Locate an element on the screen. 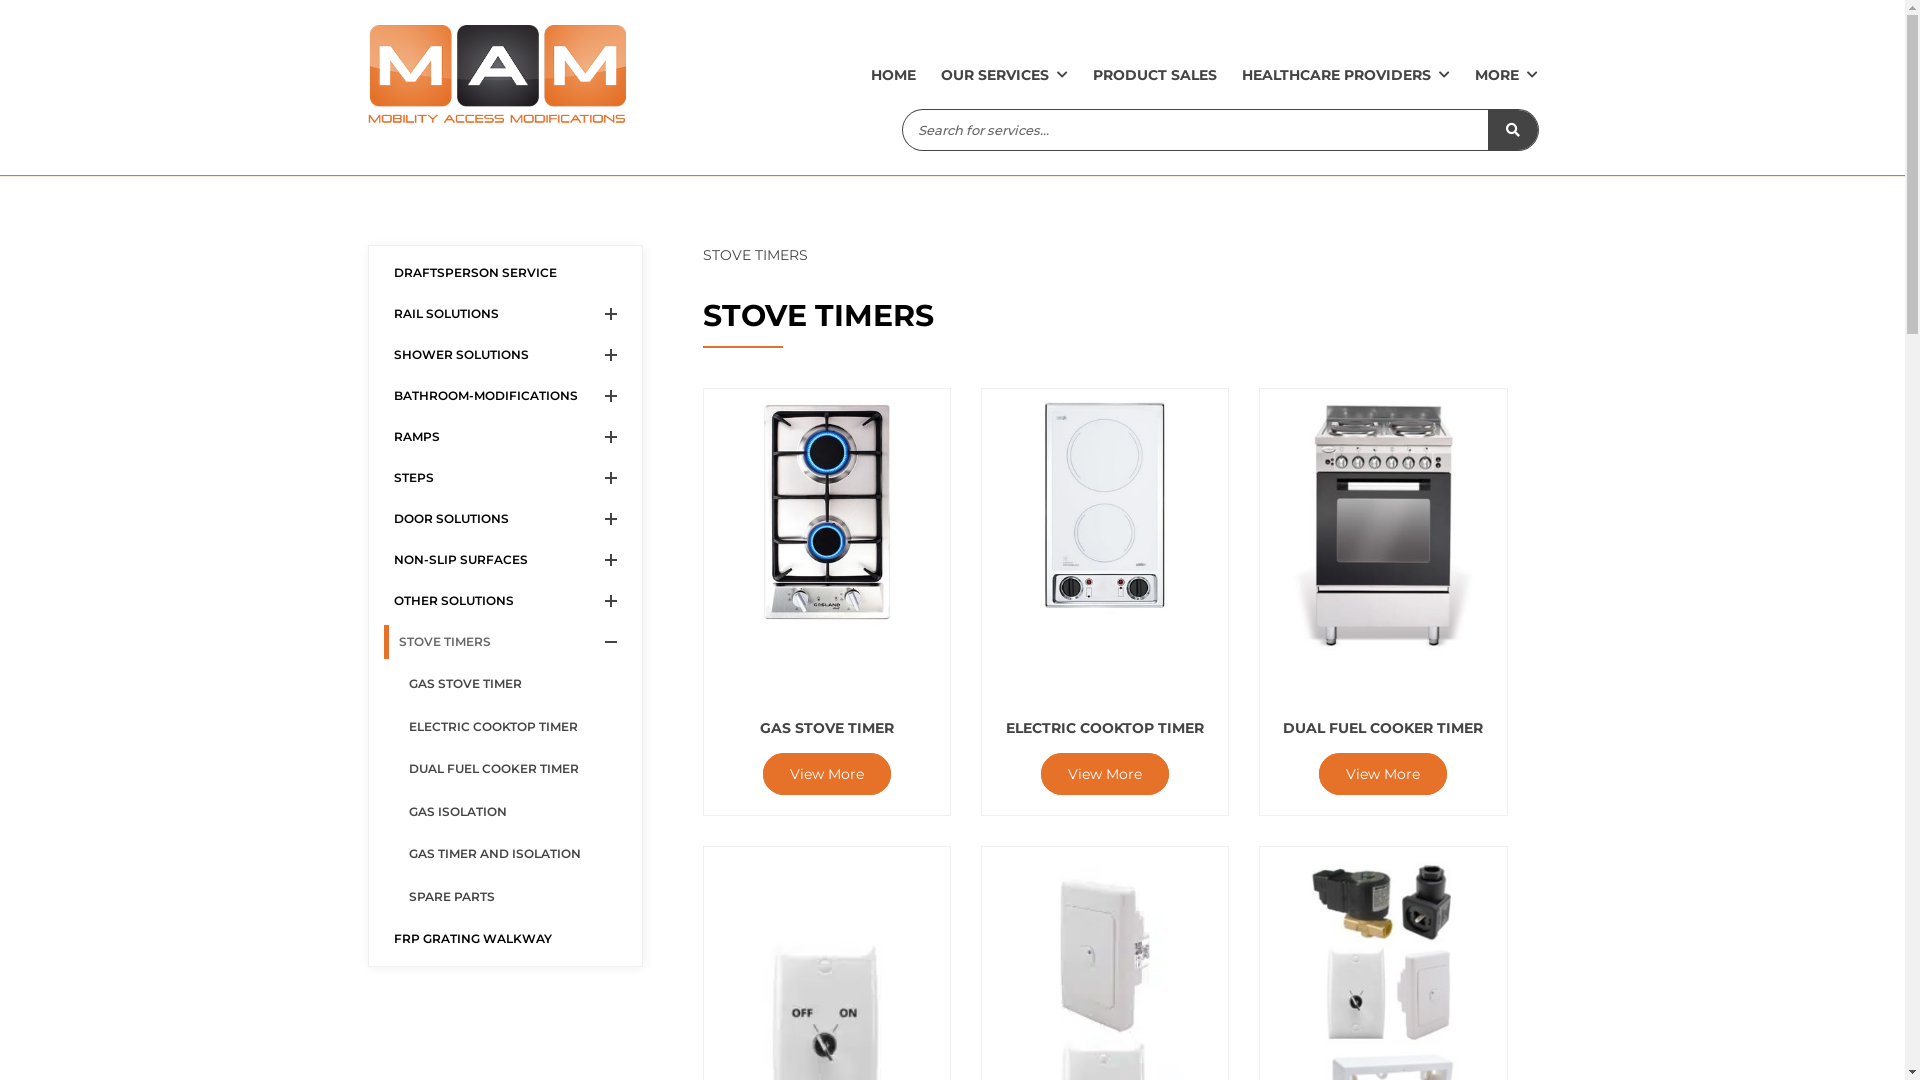  'GAS ISOLATION' is located at coordinates (398, 812).